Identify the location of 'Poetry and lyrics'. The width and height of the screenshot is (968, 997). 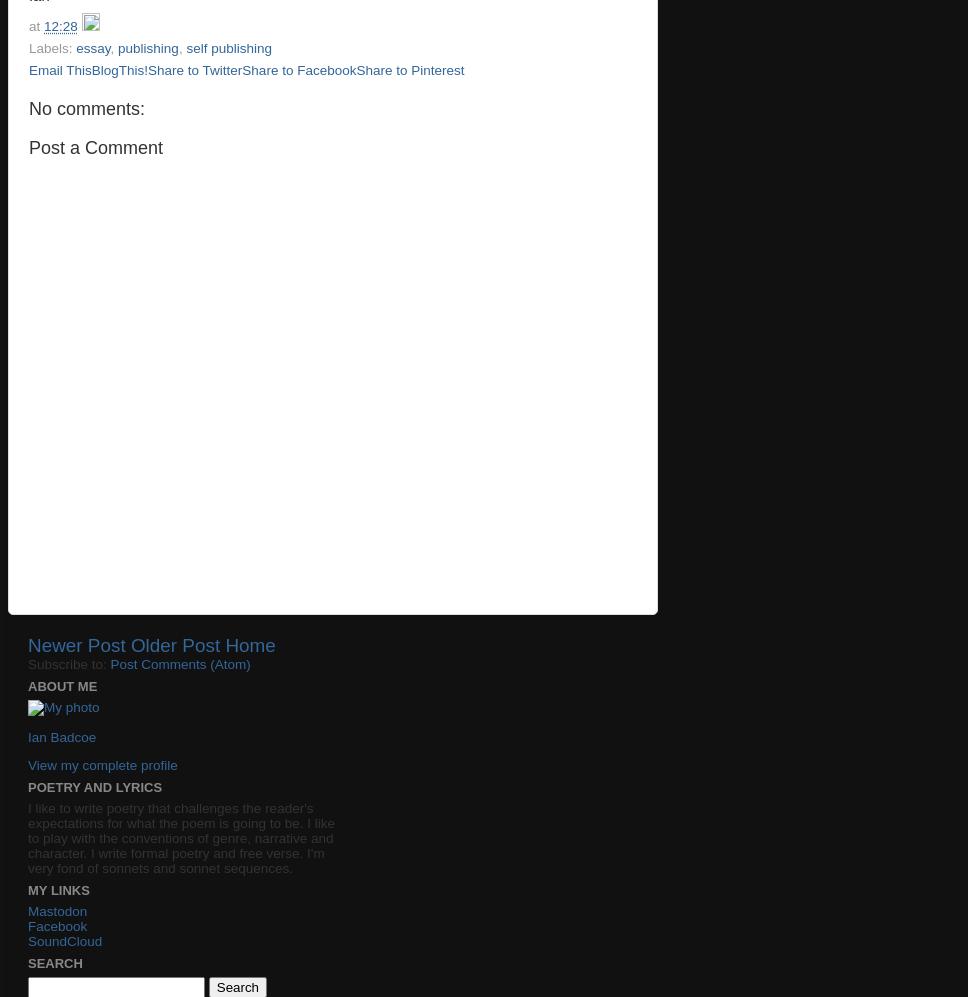
(94, 785).